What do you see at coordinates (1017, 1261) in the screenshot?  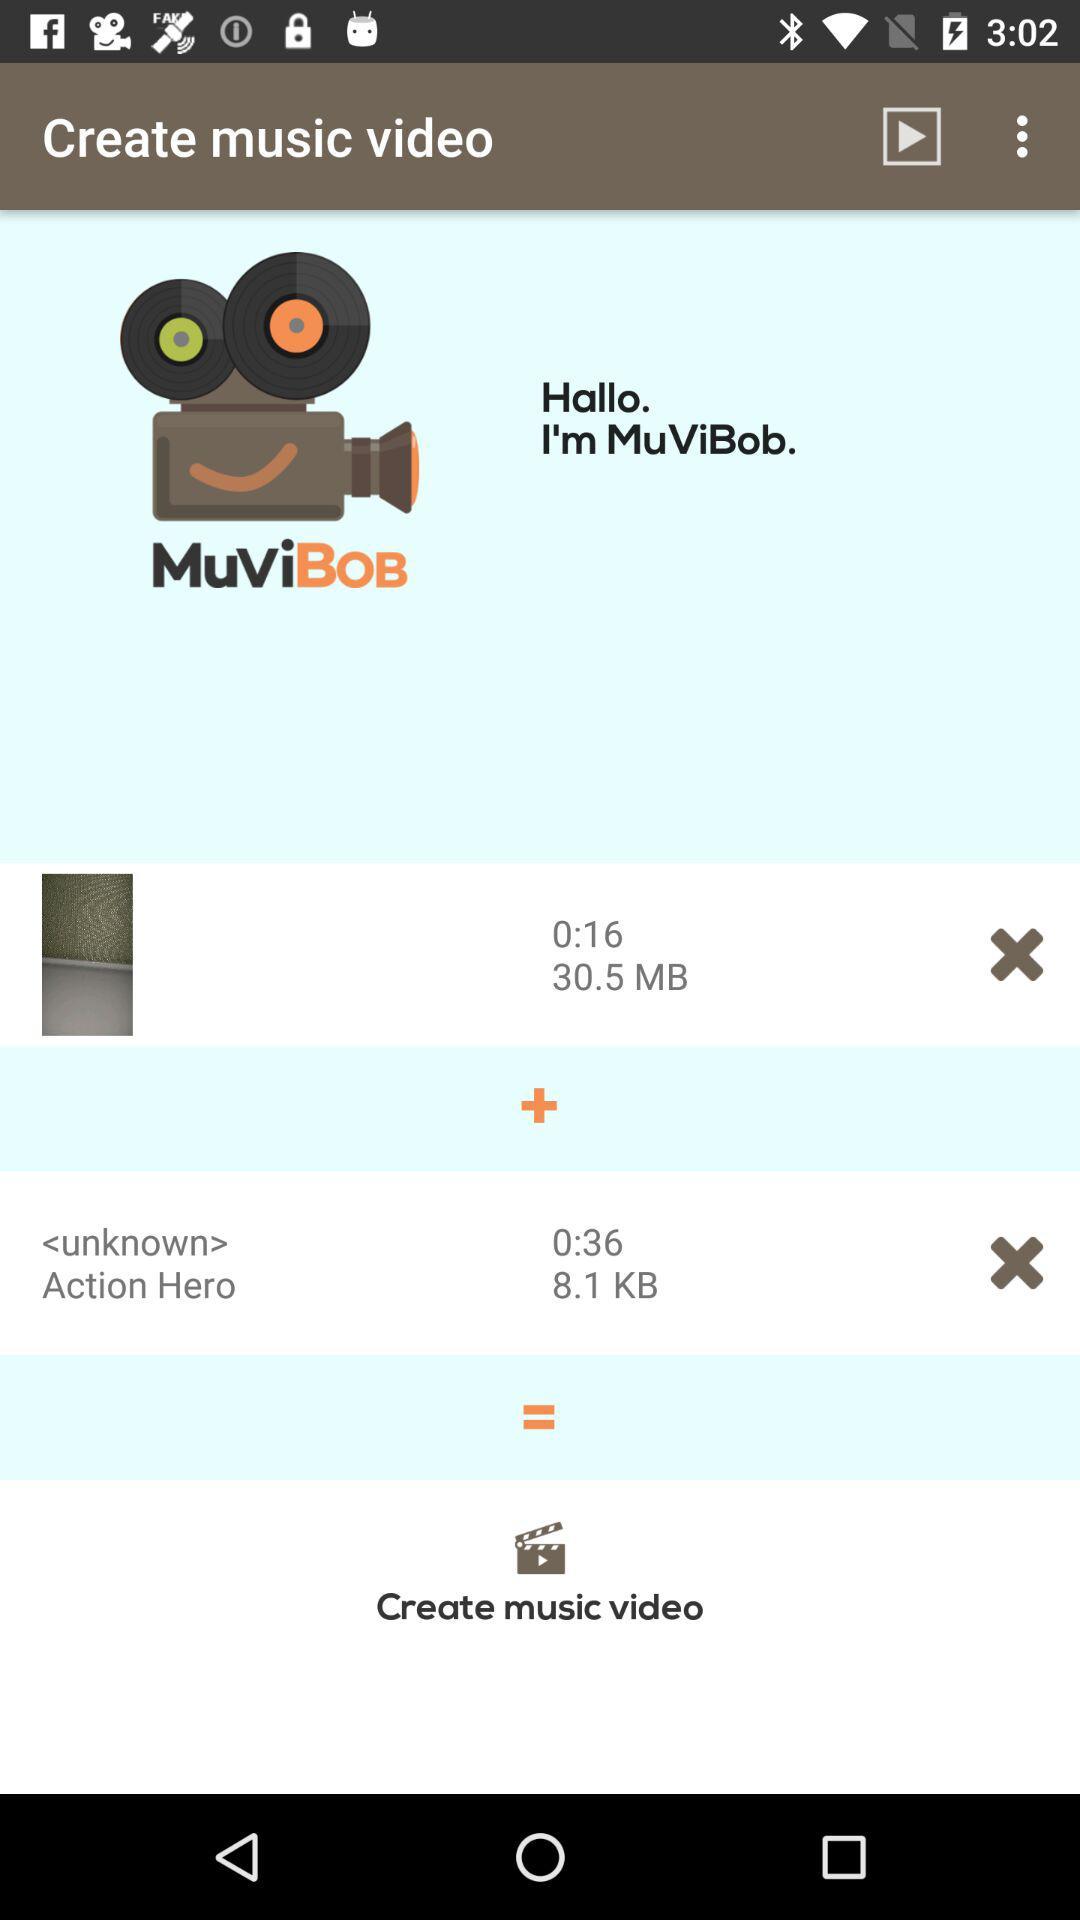 I see `the close icon` at bounding box center [1017, 1261].